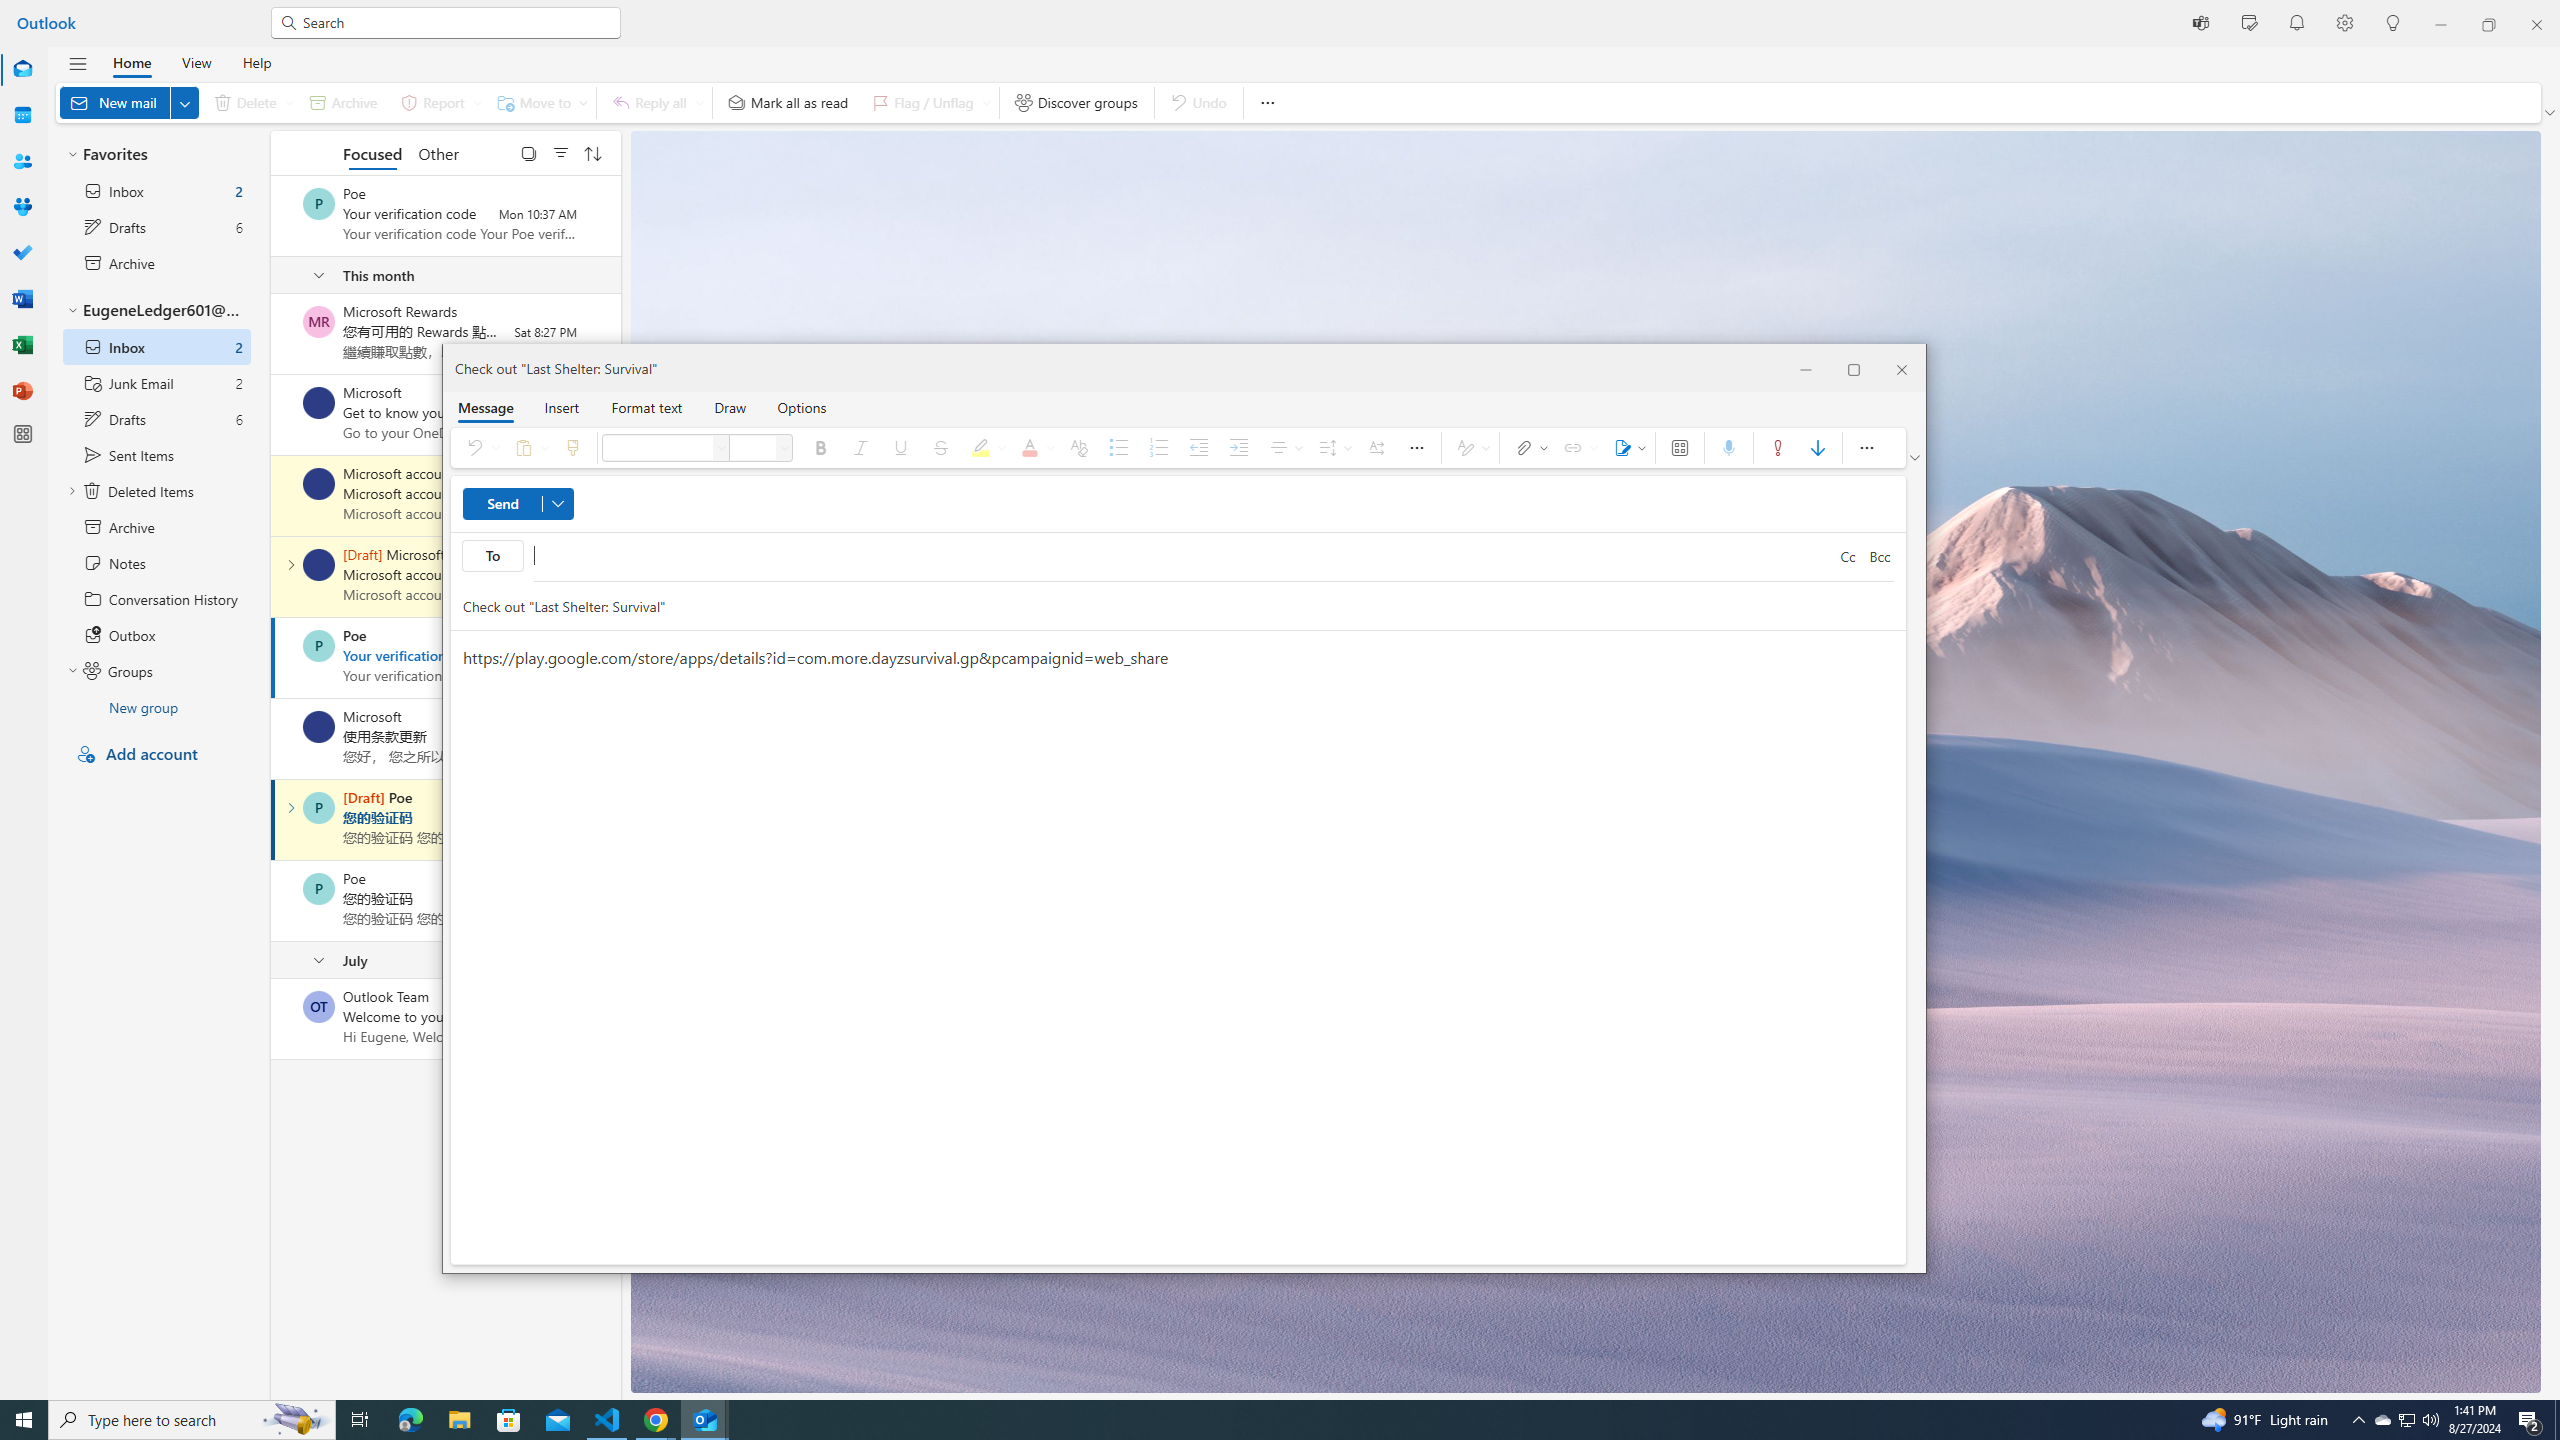 The image size is (2560, 1440). I want to click on 'Hide navigation pane', so click(77, 64).